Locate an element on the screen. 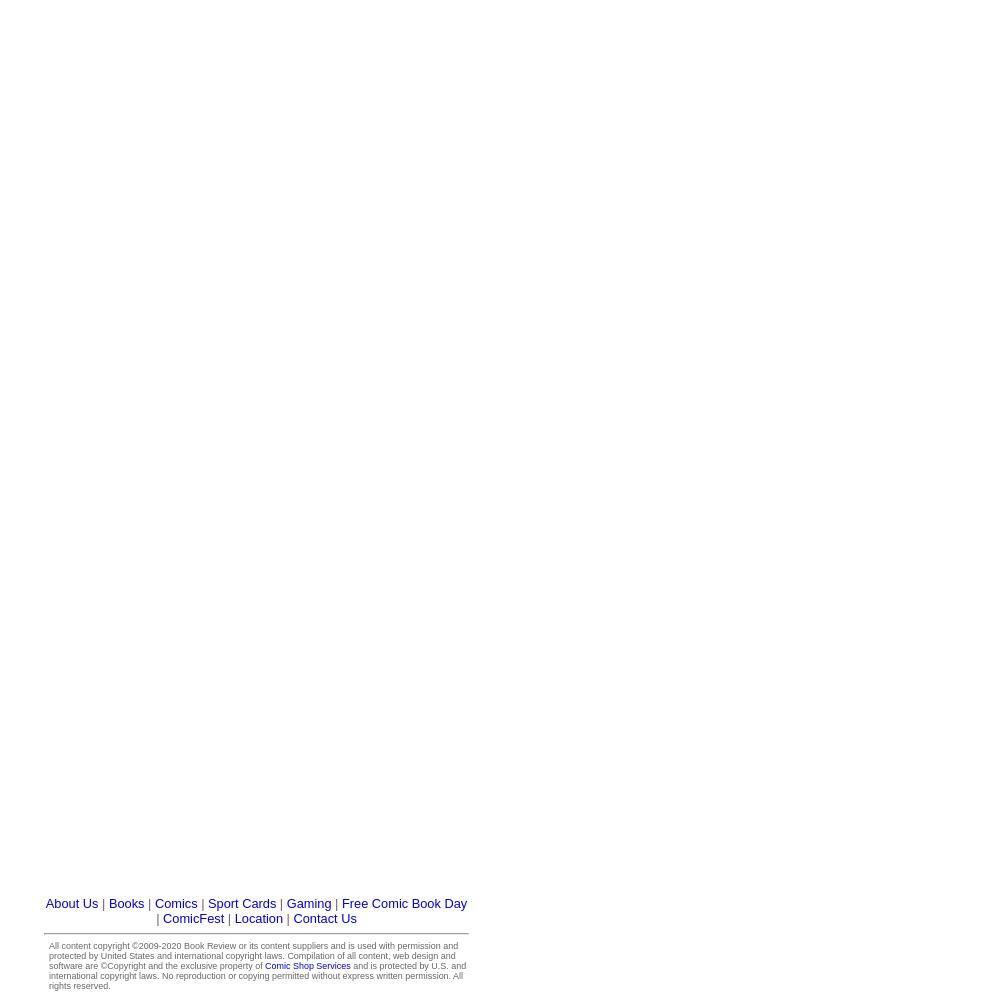 The height and width of the screenshot is (1000, 996). 'Comic Shop Services' is located at coordinates (265, 965).